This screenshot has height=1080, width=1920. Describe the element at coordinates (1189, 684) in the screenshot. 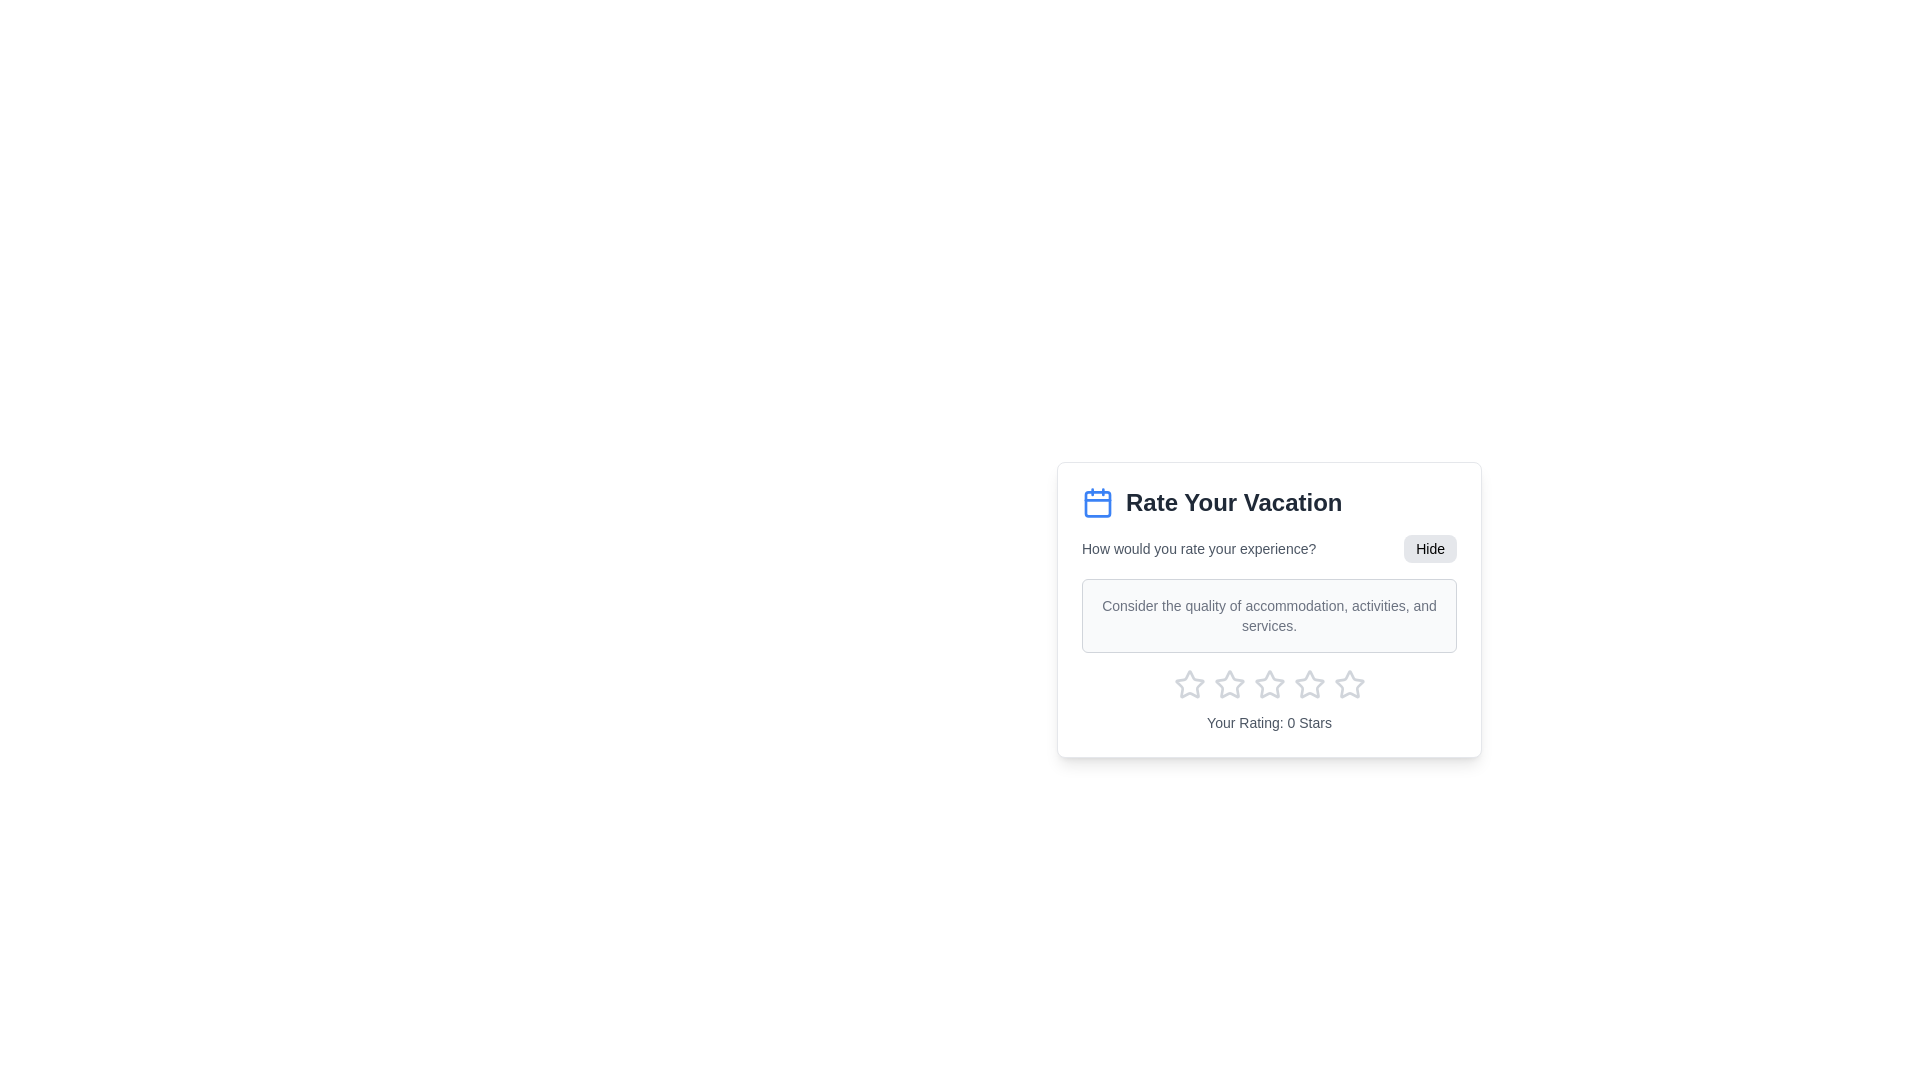

I see `the first star-shaped rating icon` at that location.